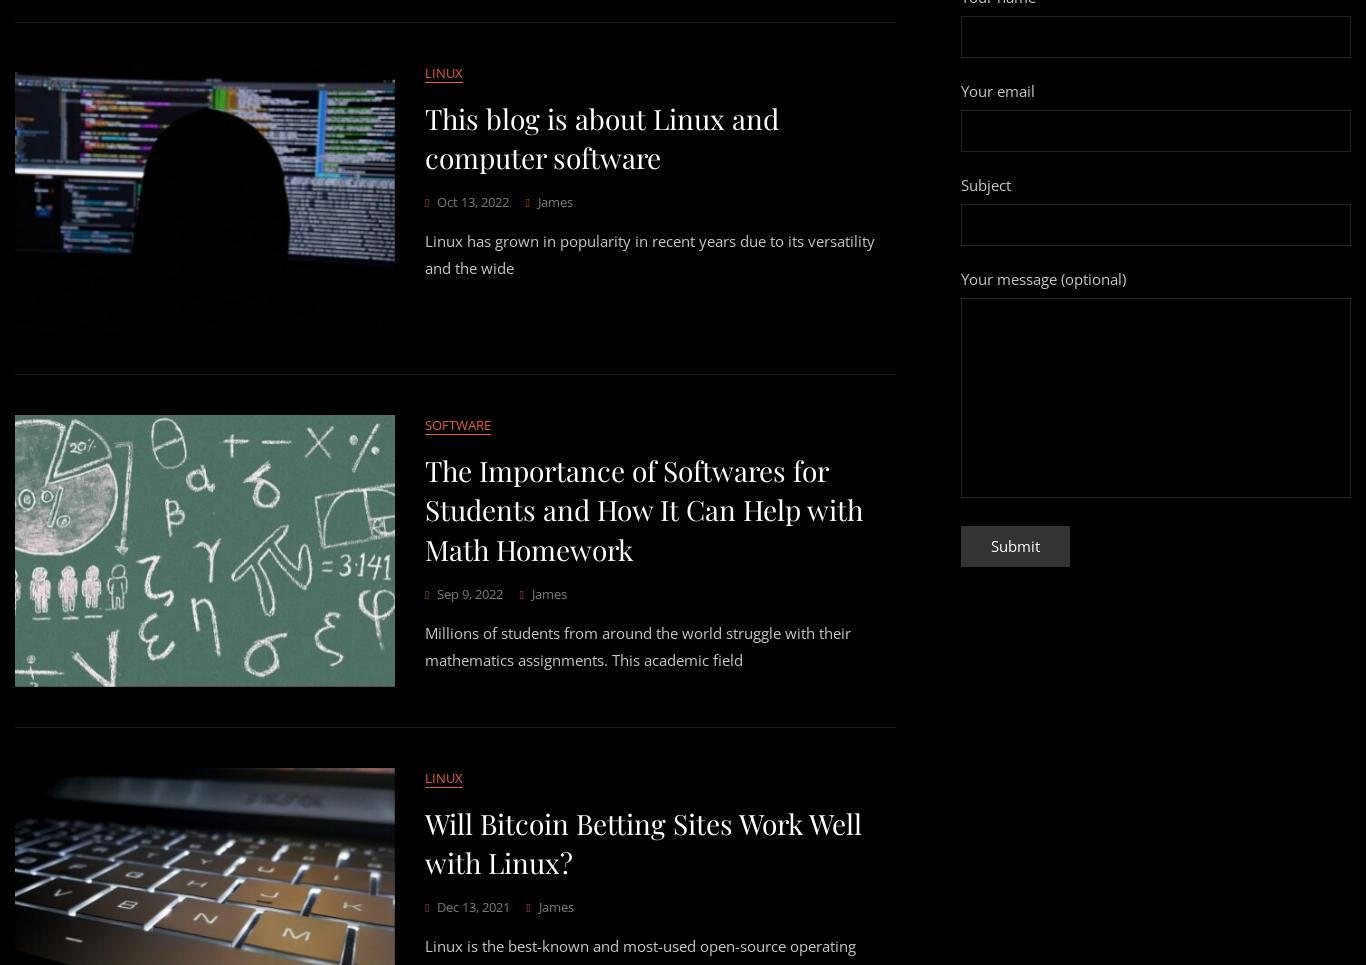 This screenshot has height=965, width=1366. What do you see at coordinates (470, 592) in the screenshot?
I see `'Sep 9, 2022'` at bounding box center [470, 592].